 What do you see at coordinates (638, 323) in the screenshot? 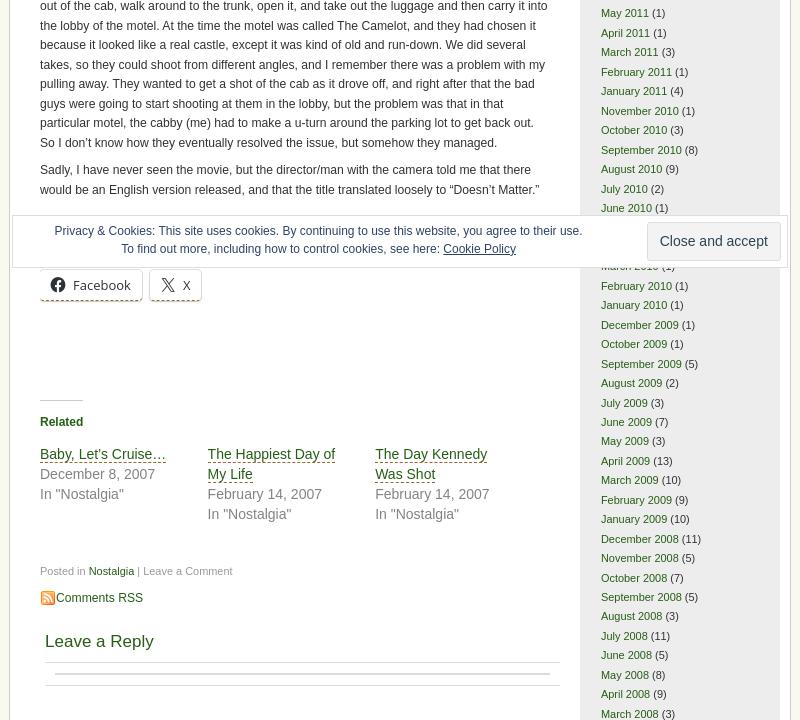
I see `'December 2009'` at bounding box center [638, 323].